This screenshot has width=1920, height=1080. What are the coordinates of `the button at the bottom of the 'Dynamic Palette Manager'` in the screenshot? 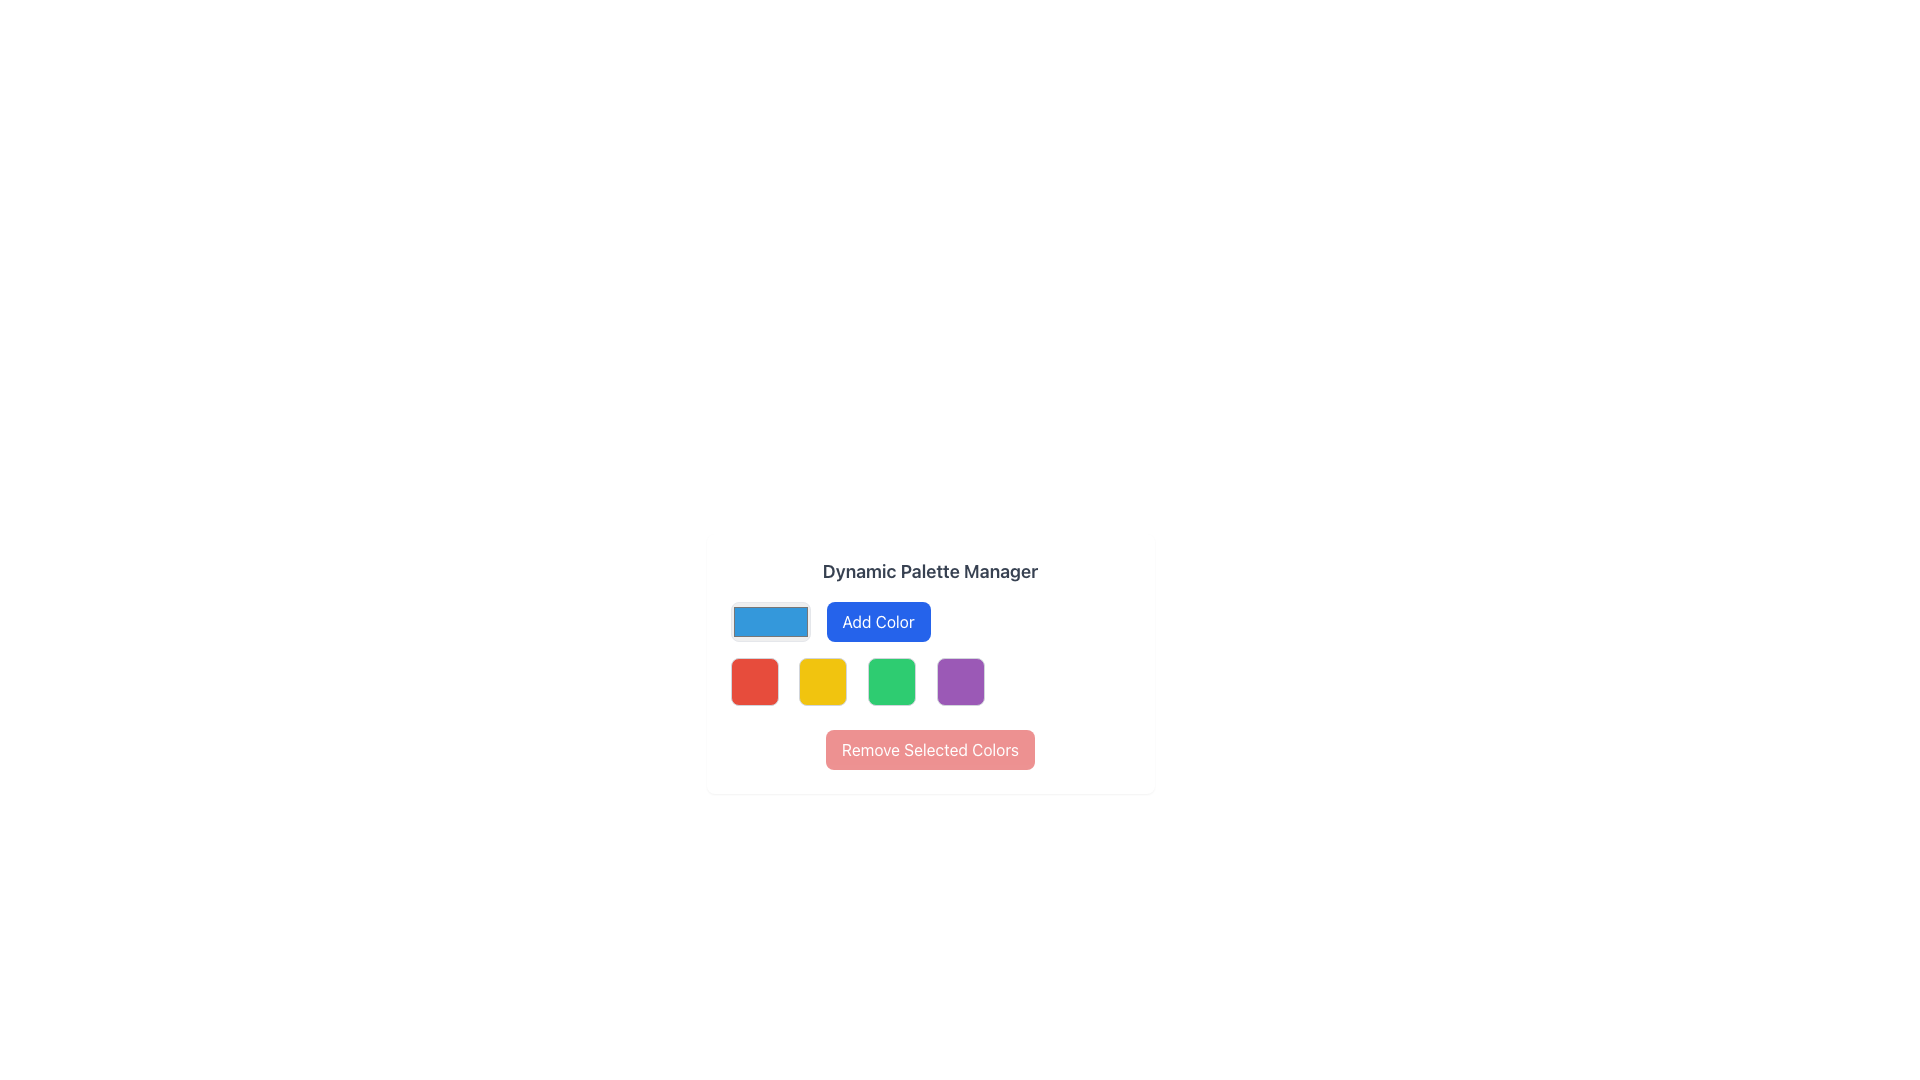 It's located at (929, 749).